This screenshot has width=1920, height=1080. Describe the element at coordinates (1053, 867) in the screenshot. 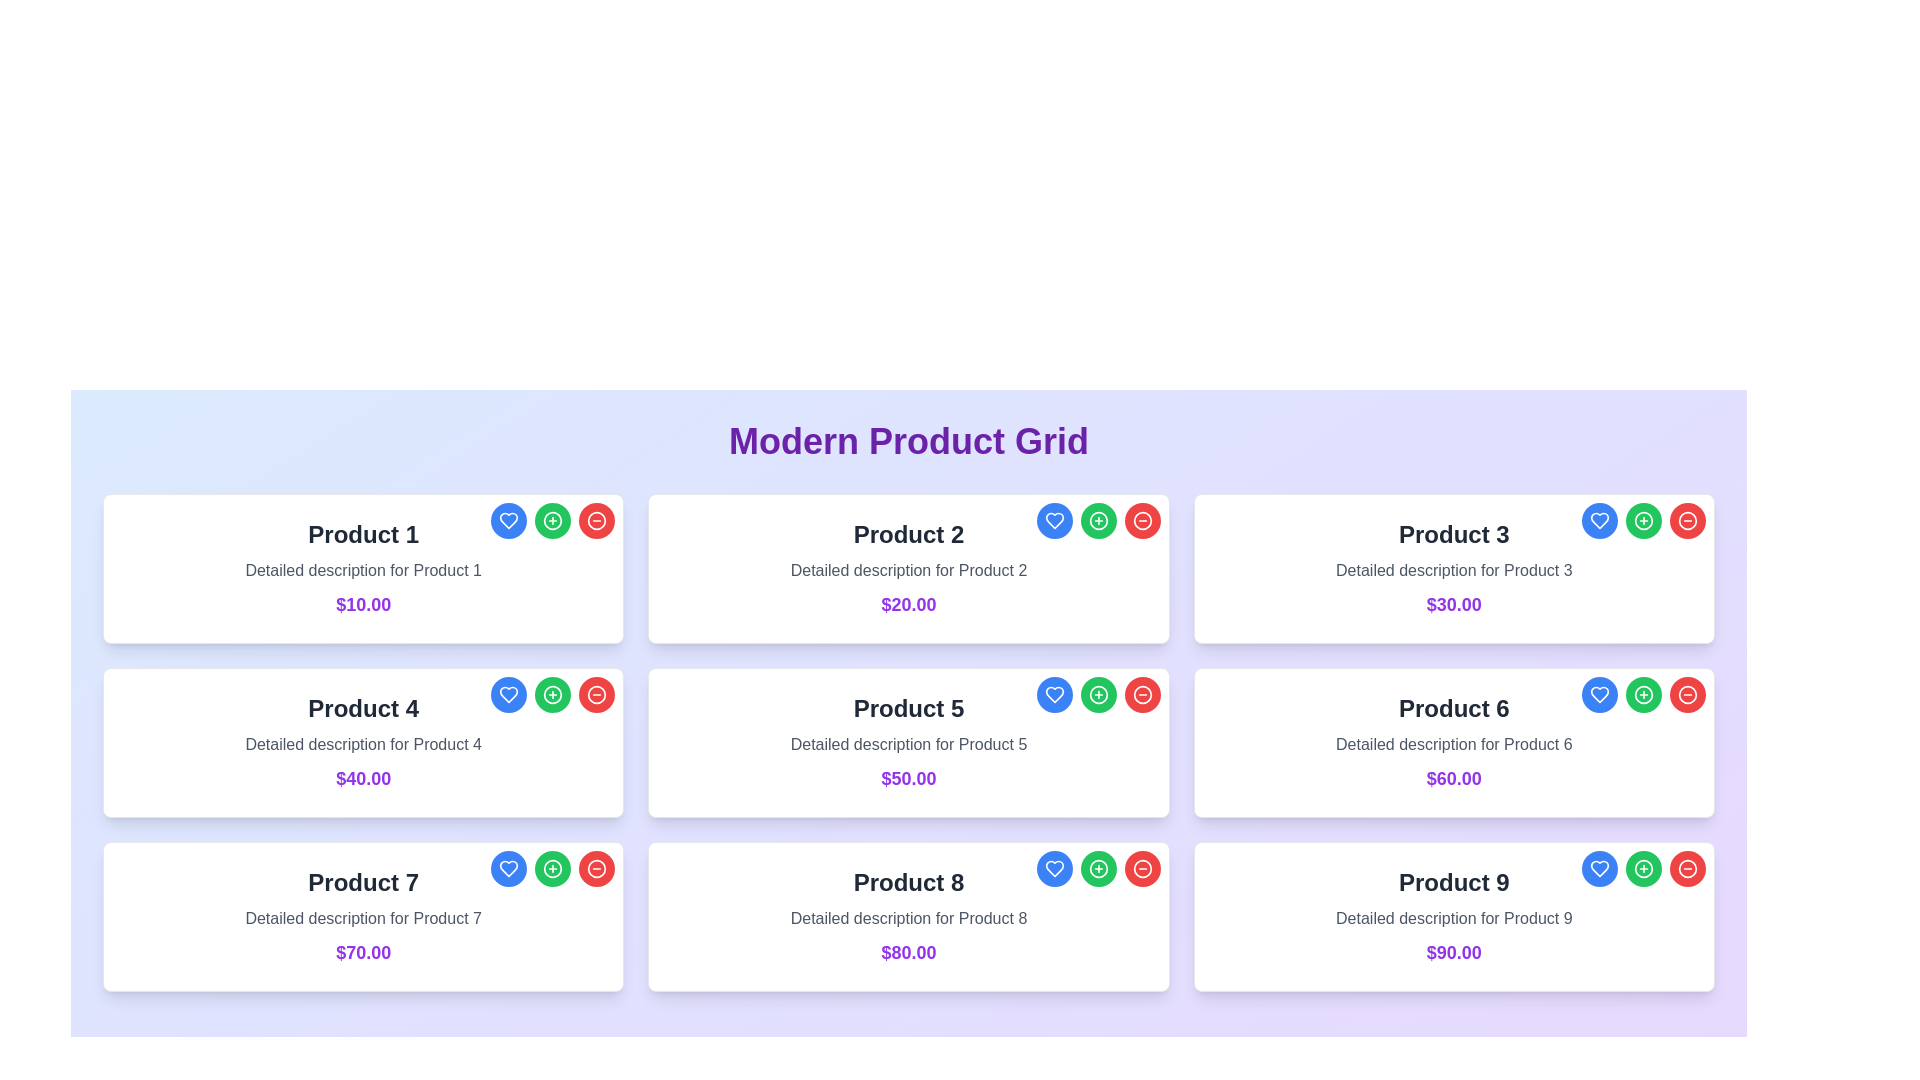

I see `the circular blue button with a white heart icon to mark 'Product 8' as favorite` at that location.